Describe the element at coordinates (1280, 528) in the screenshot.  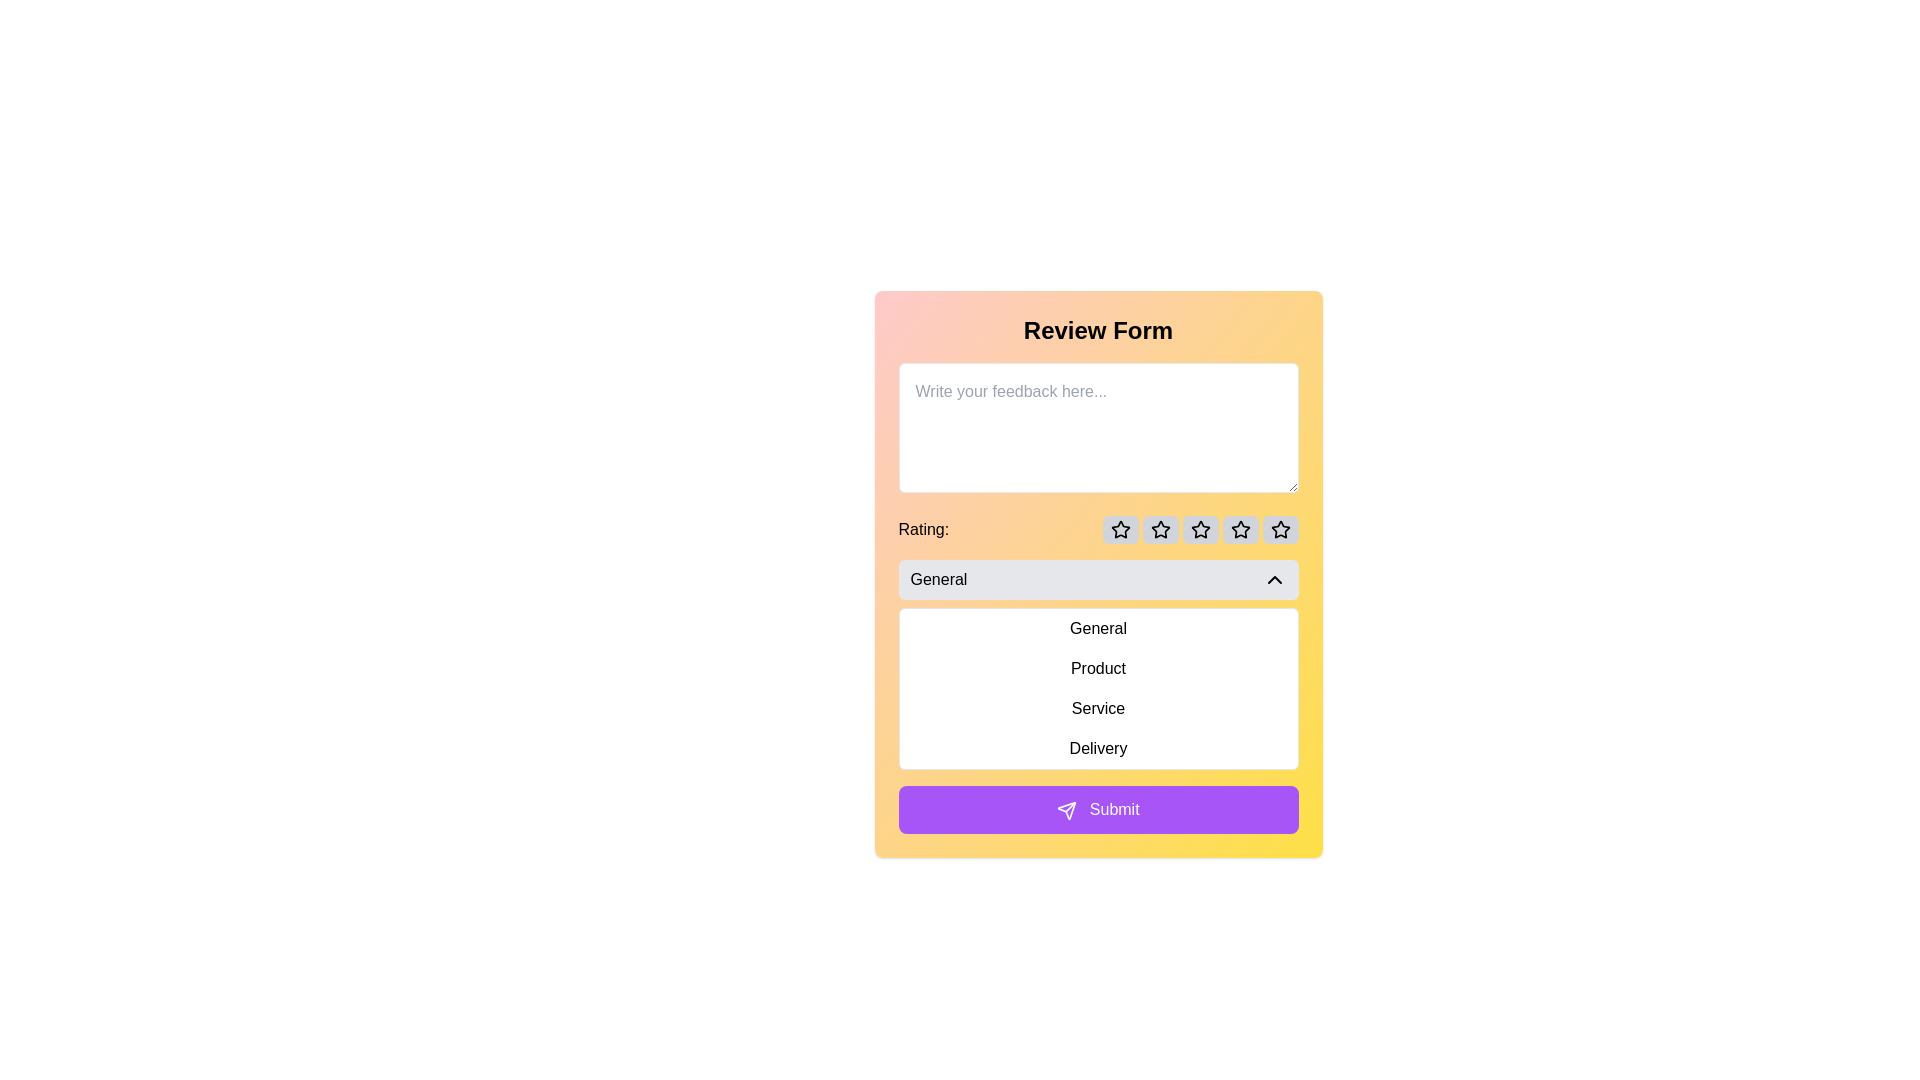
I see `the fifth star icon in the horizontal row of five stars under the 'Rating:' label` at that location.